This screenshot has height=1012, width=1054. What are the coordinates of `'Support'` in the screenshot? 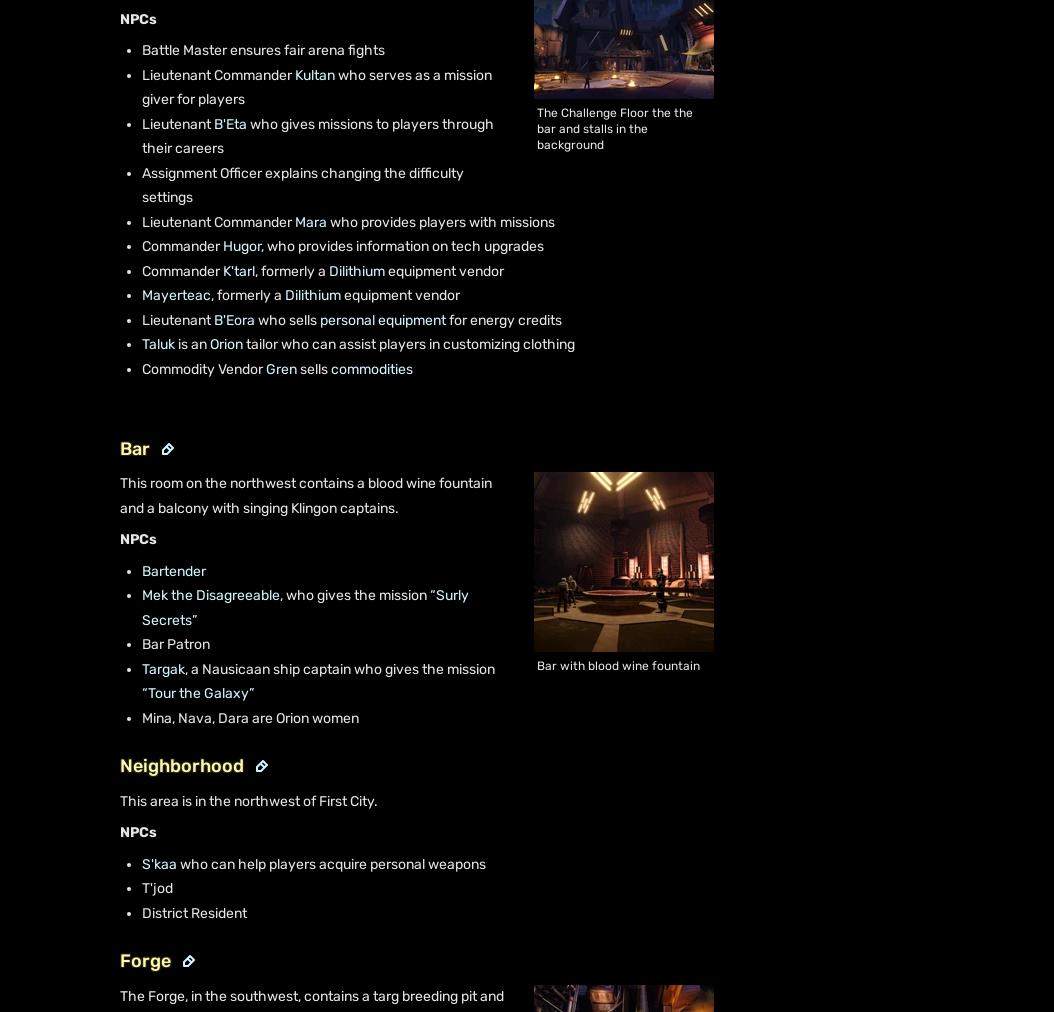 It's located at (83, 163).